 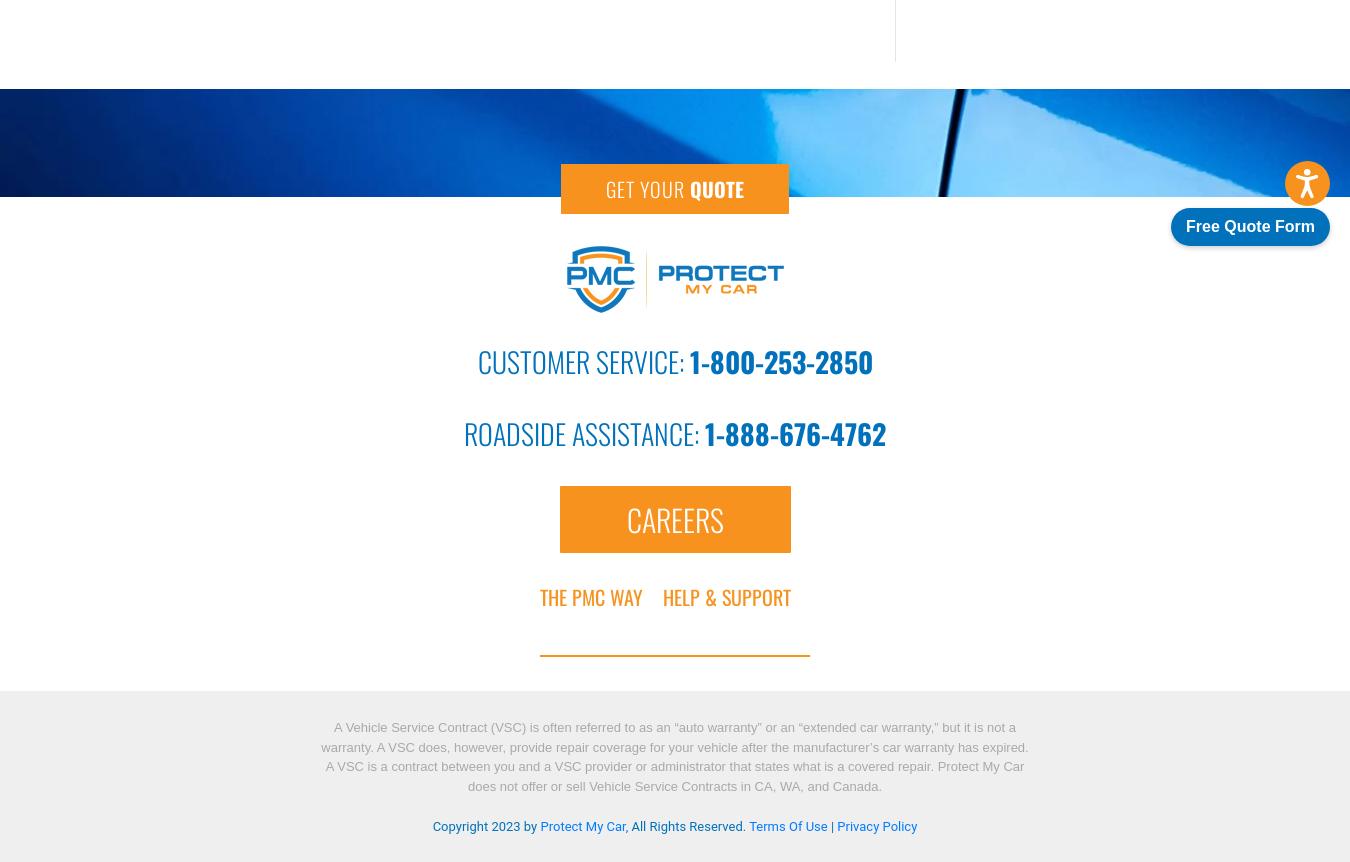 I want to click on 'Privacy Policy', so click(x=876, y=825).